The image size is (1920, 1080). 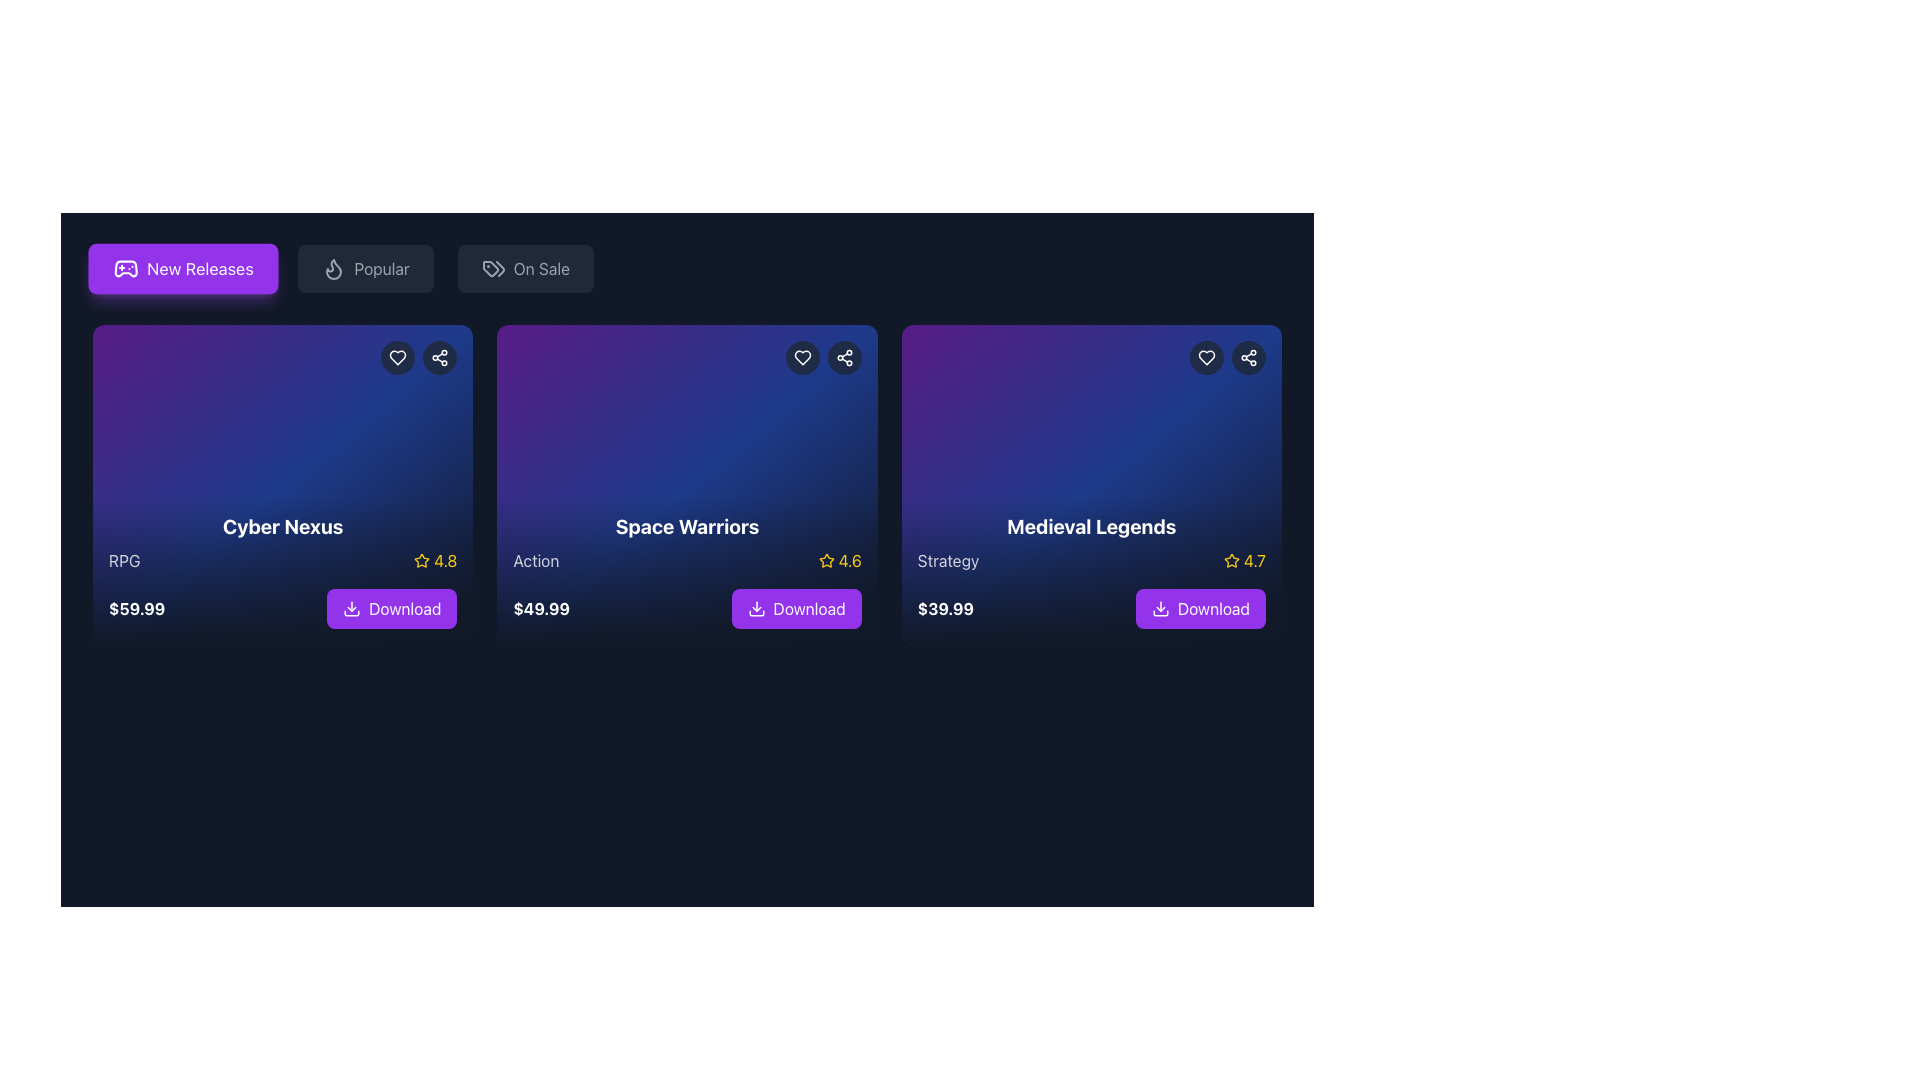 What do you see at coordinates (1213, 608) in the screenshot?
I see `the 'Download' label within the purple button that is part of the 'Medieval Legends' card, located at the bottom-right corner and styled with rounded corners` at bounding box center [1213, 608].